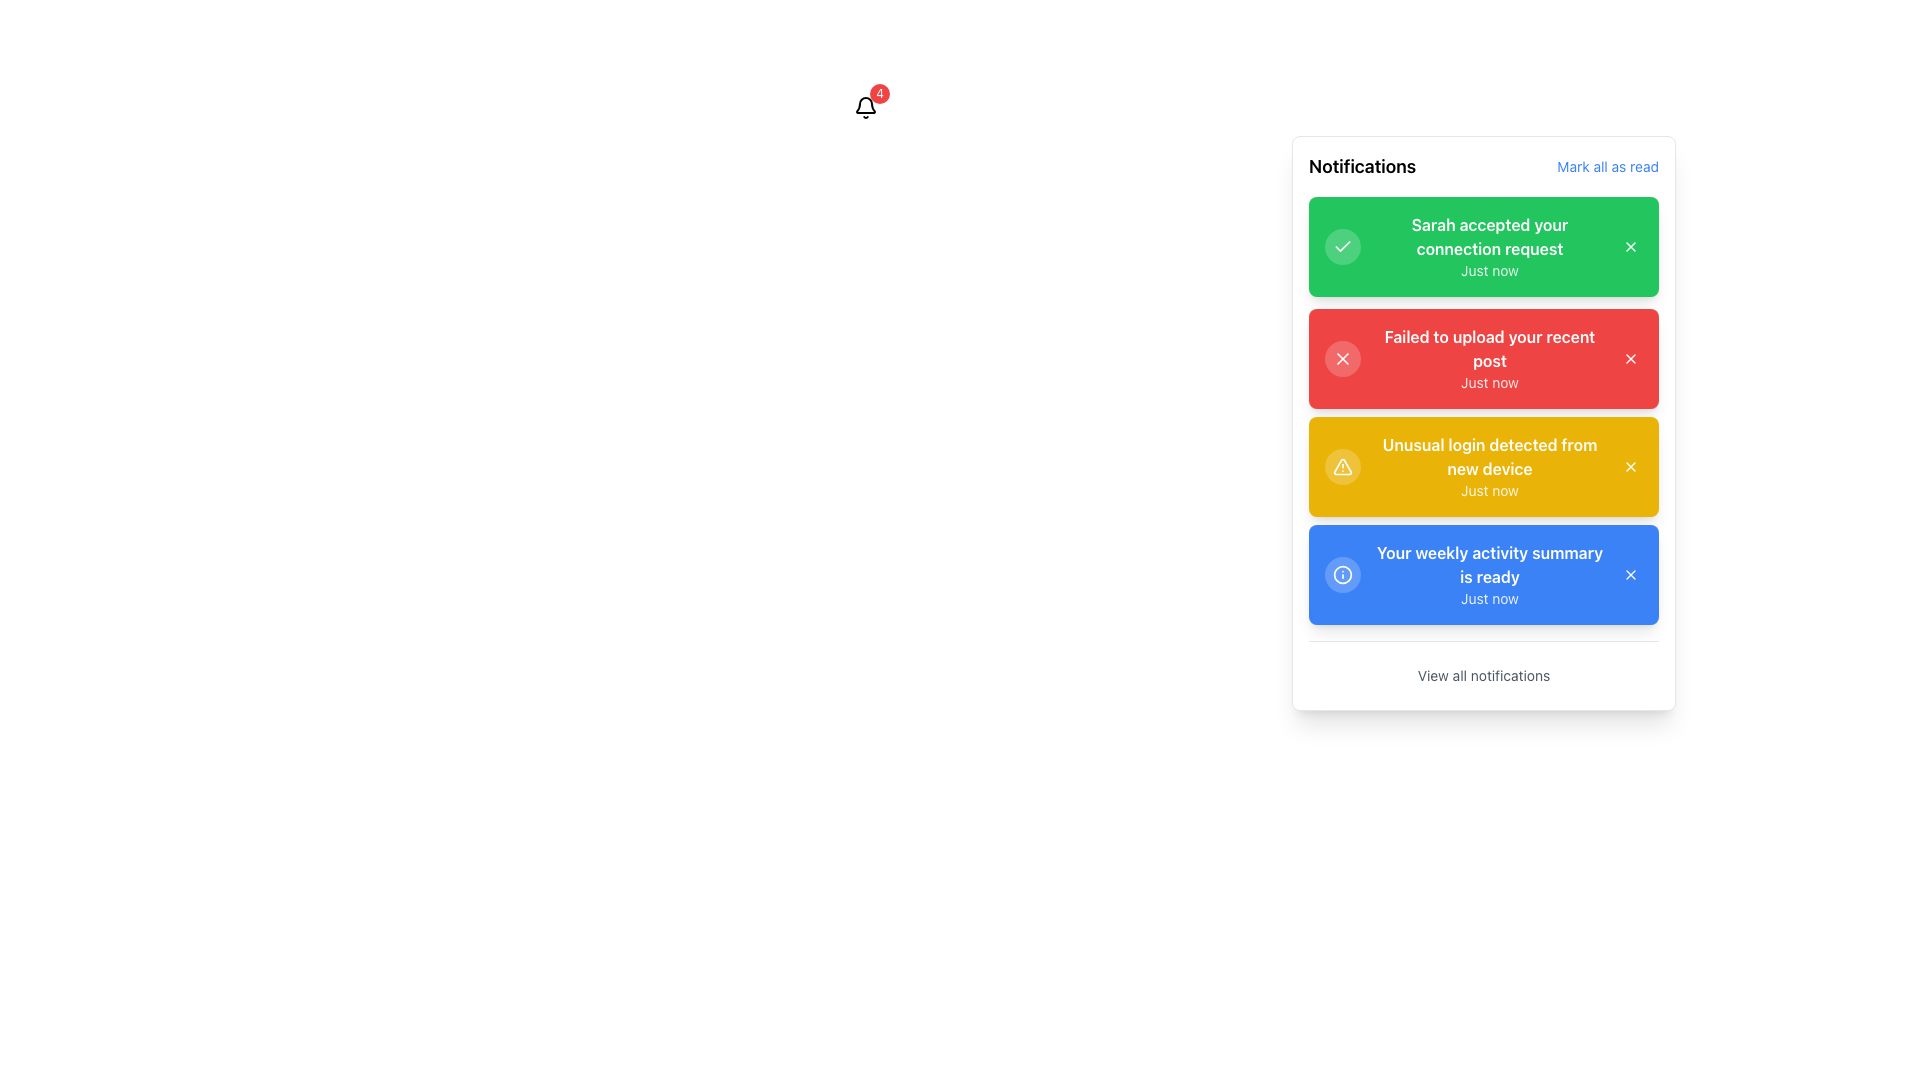  What do you see at coordinates (1489, 490) in the screenshot?
I see `timestamp displayed on the text label located underneath the main message 'Unusual login detected from new device' in the notification section on the yellow card` at bounding box center [1489, 490].